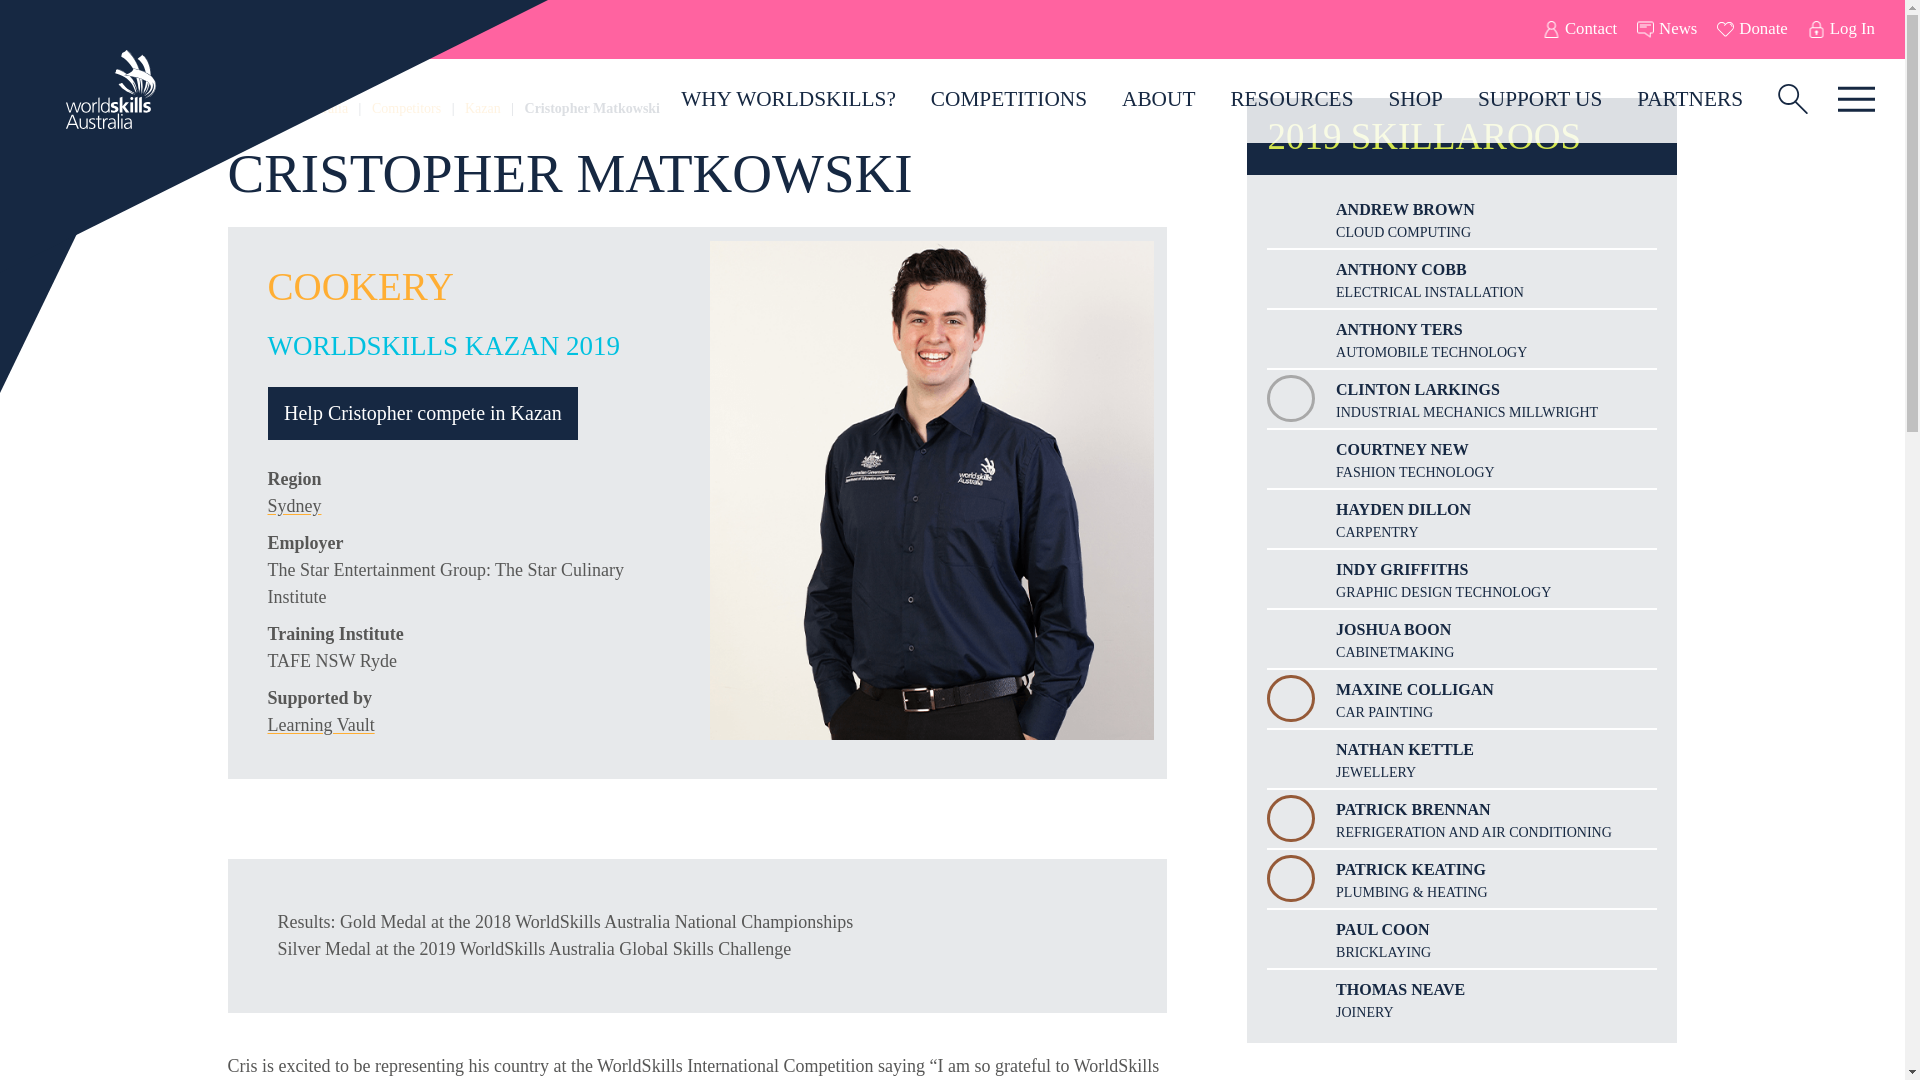 This screenshot has width=1920, height=1080. What do you see at coordinates (787, 99) in the screenshot?
I see `'WHY WORLDSKILLS?'` at bounding box center [787, 99].